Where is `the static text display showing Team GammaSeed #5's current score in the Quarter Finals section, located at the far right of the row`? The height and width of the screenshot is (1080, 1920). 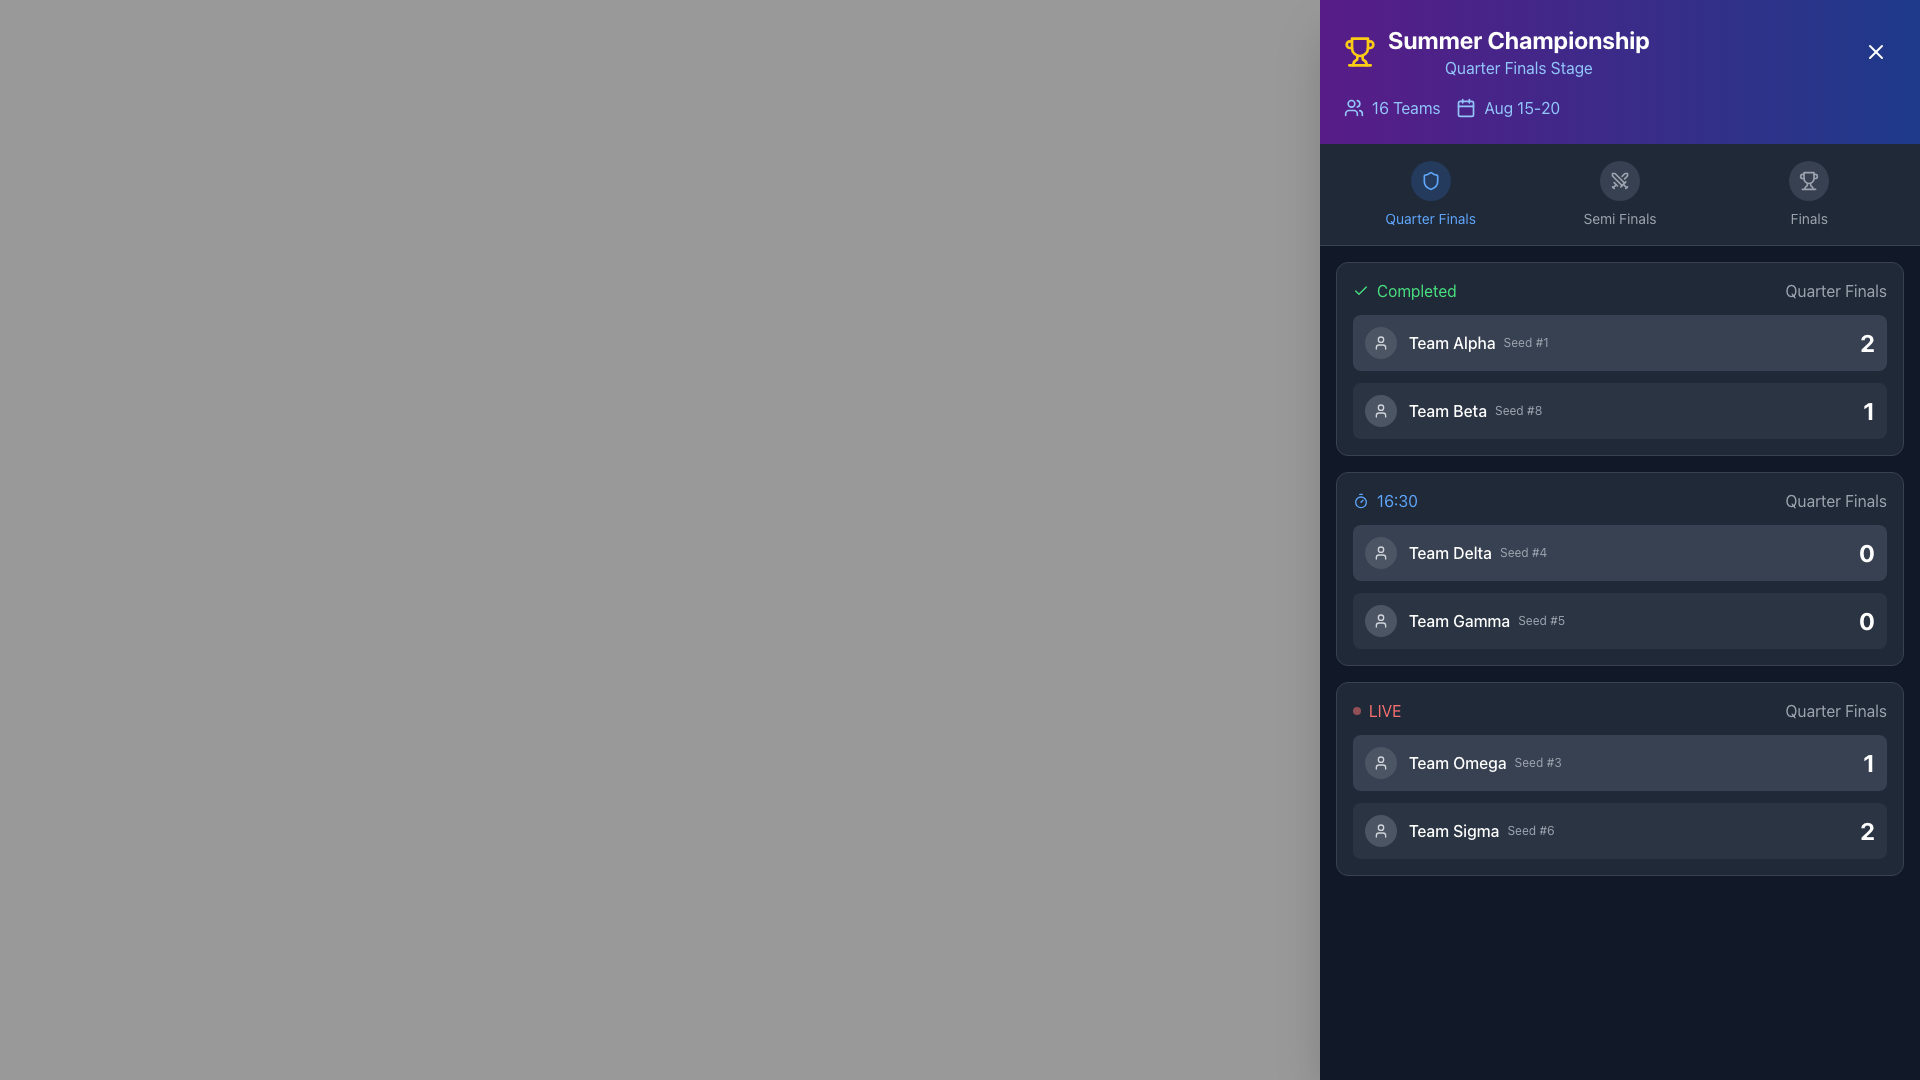
the static text display showing Team GammaSeed #5's current score in the Quarter Finals section, located at the far right of the row is located at coordinates (1866, 620).